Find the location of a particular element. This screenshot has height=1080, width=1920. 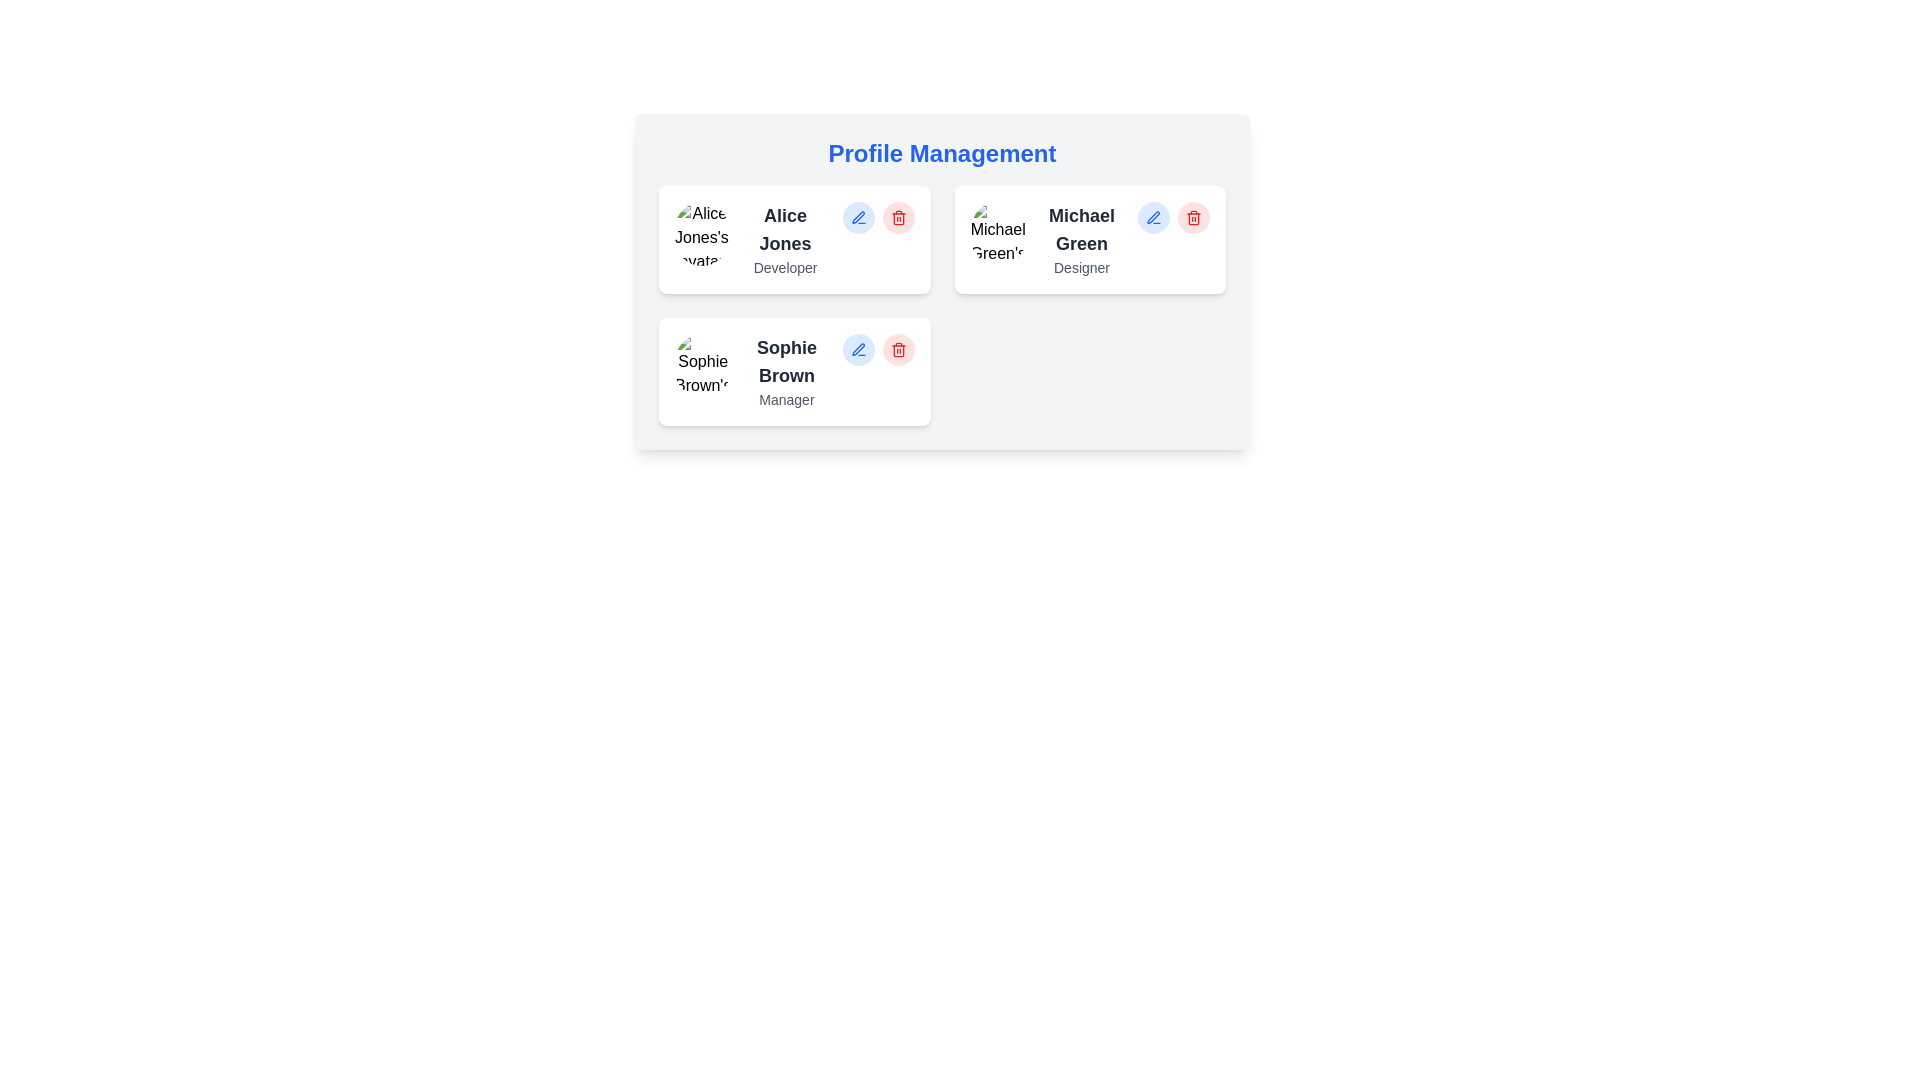

the text label displaying the name 'Michael Green', which identifies the user in the top right card of the profile grid is located at coordinates (1081, 229).